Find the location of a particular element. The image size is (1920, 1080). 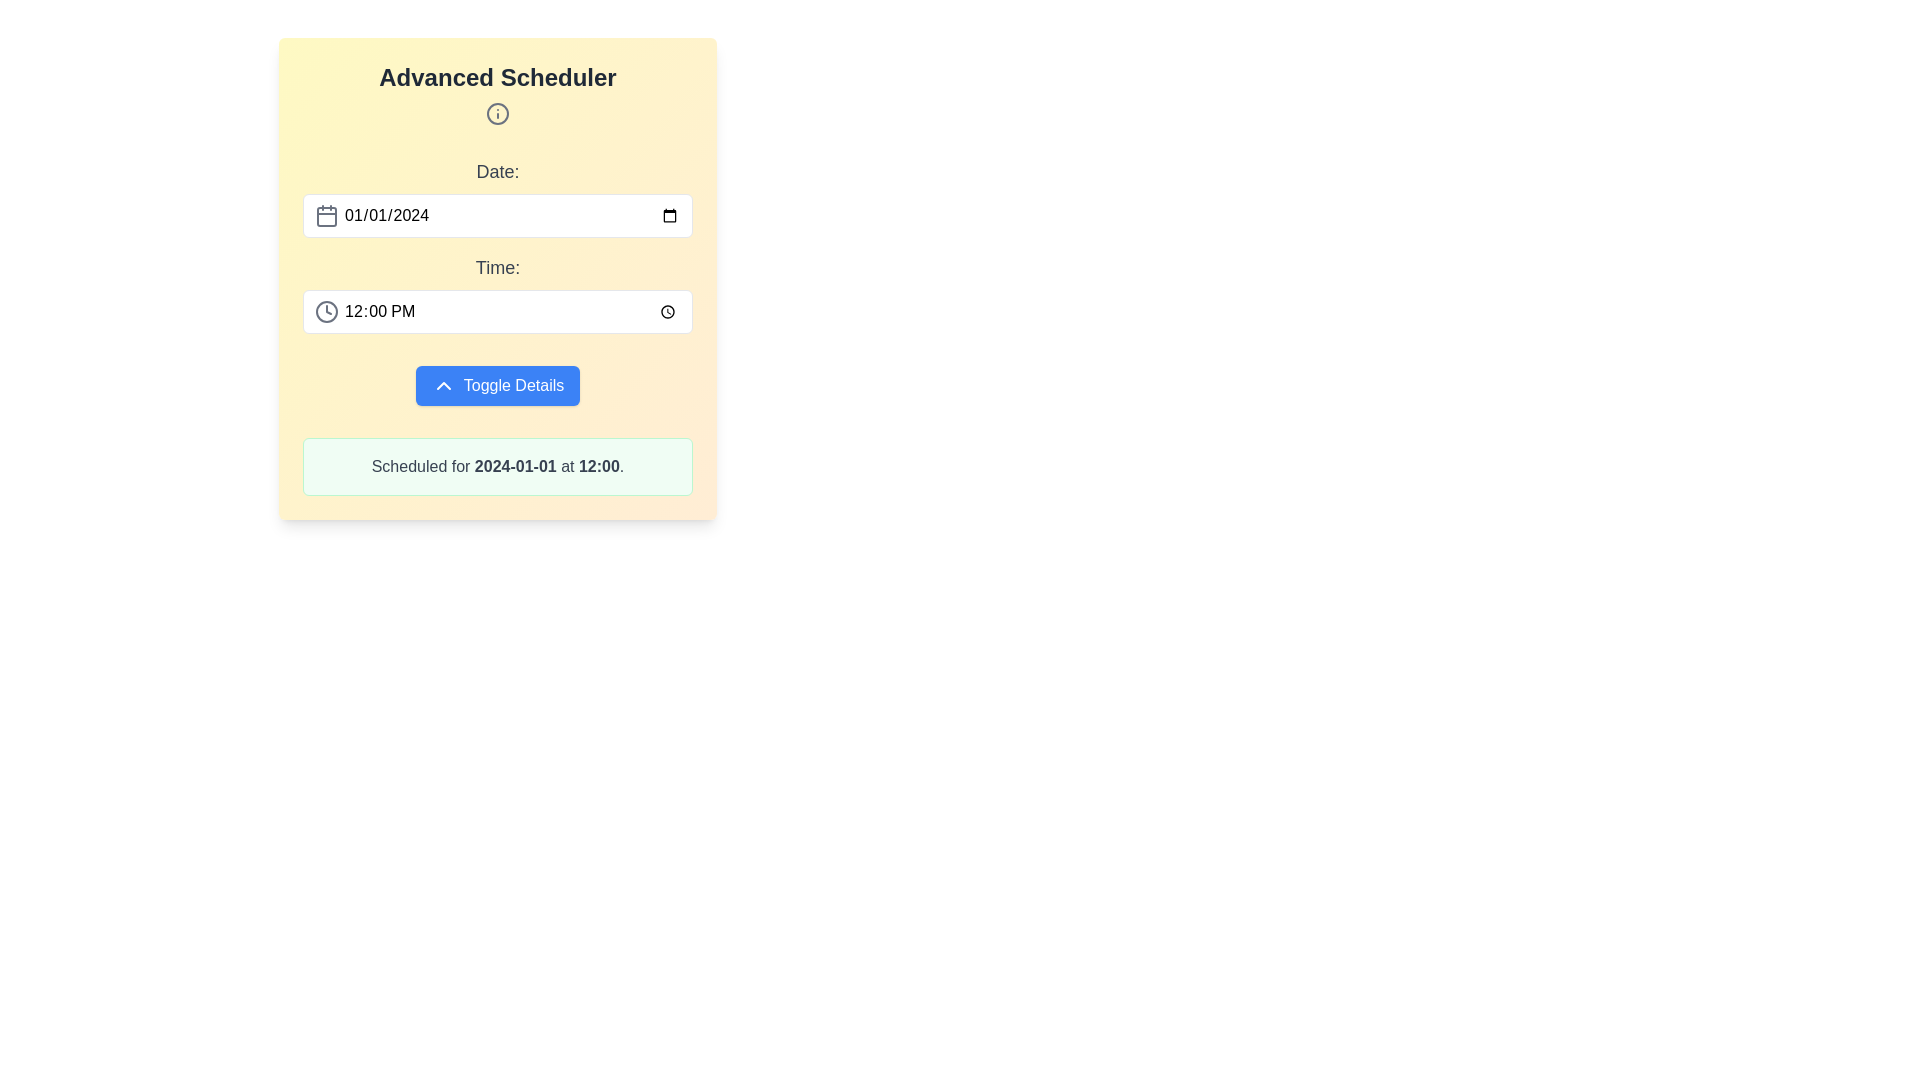

the date label displaying '2024-01-01', which is a dark gray sans-serif text located at the bottom of the card is located at coordinates (515, 466).